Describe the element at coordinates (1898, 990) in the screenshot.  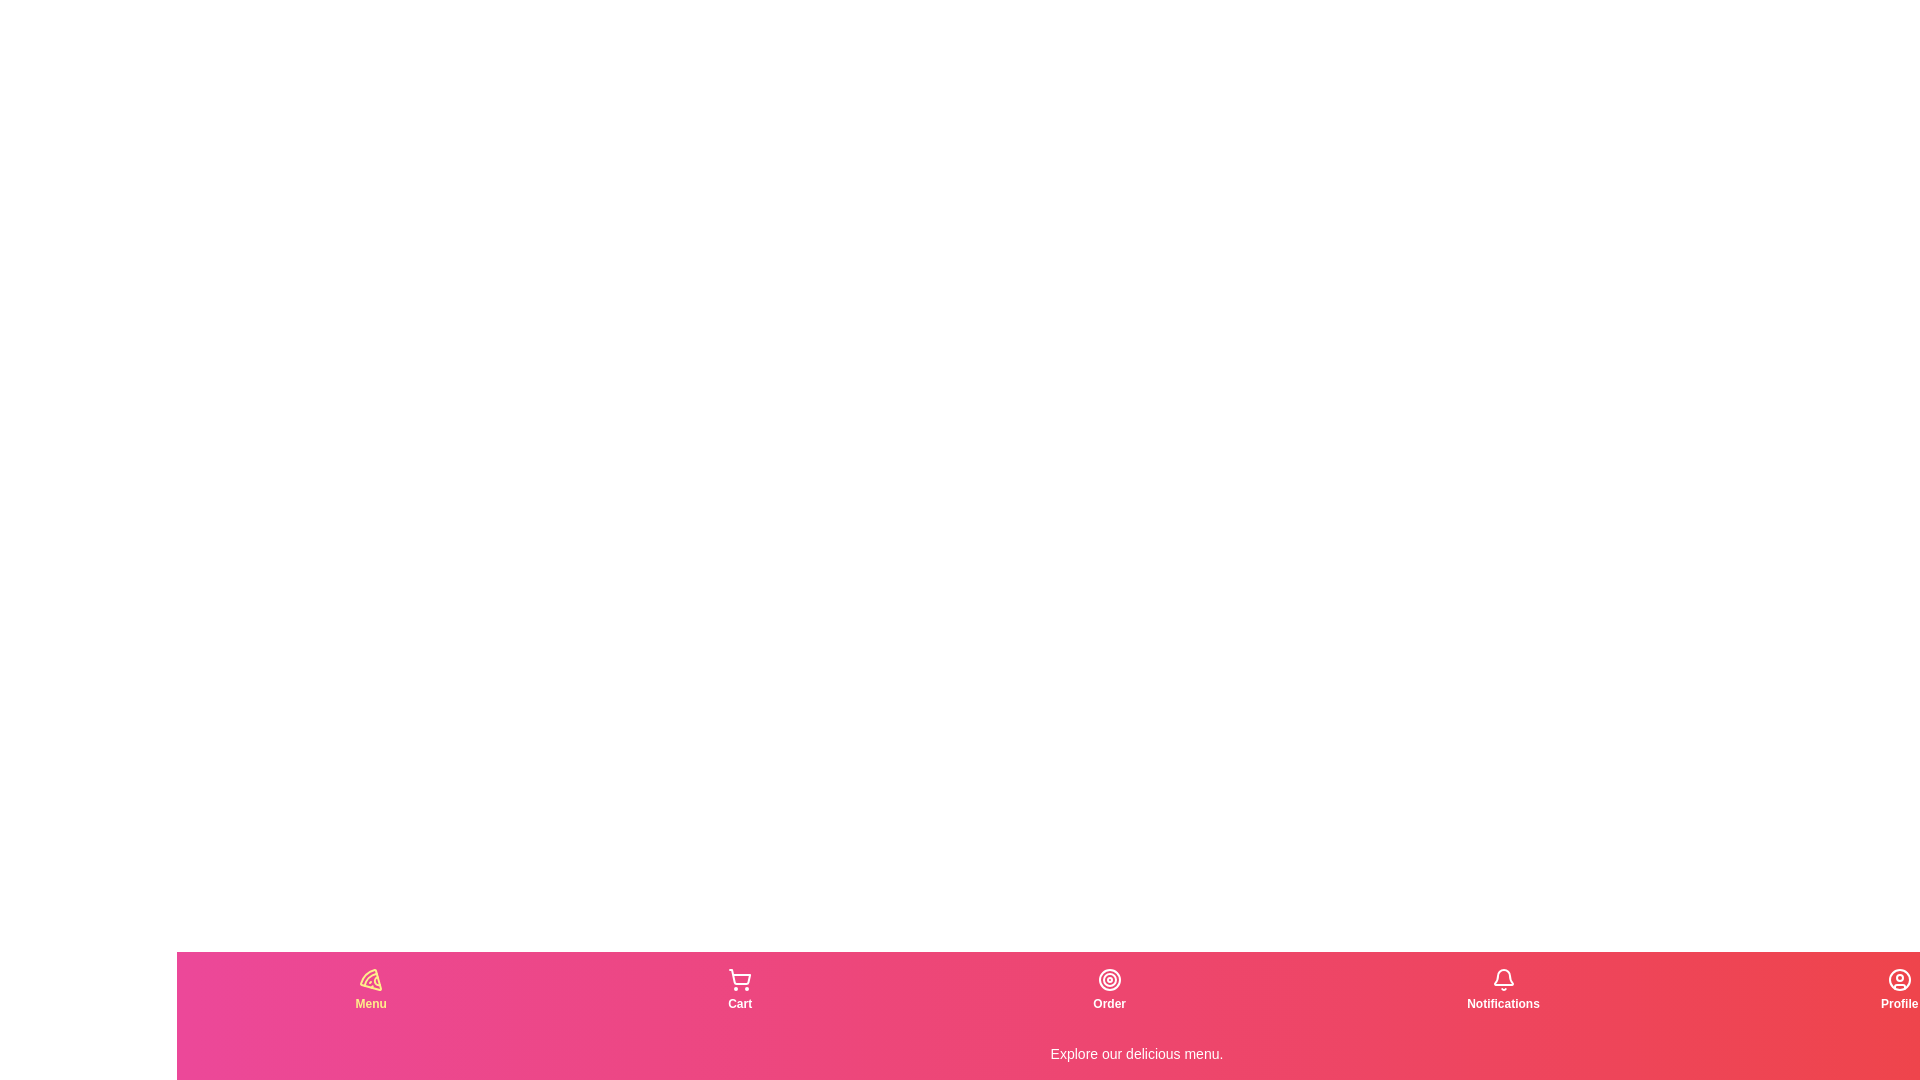
I see `the tab labeled Profile to observe the visual changes` at that location.